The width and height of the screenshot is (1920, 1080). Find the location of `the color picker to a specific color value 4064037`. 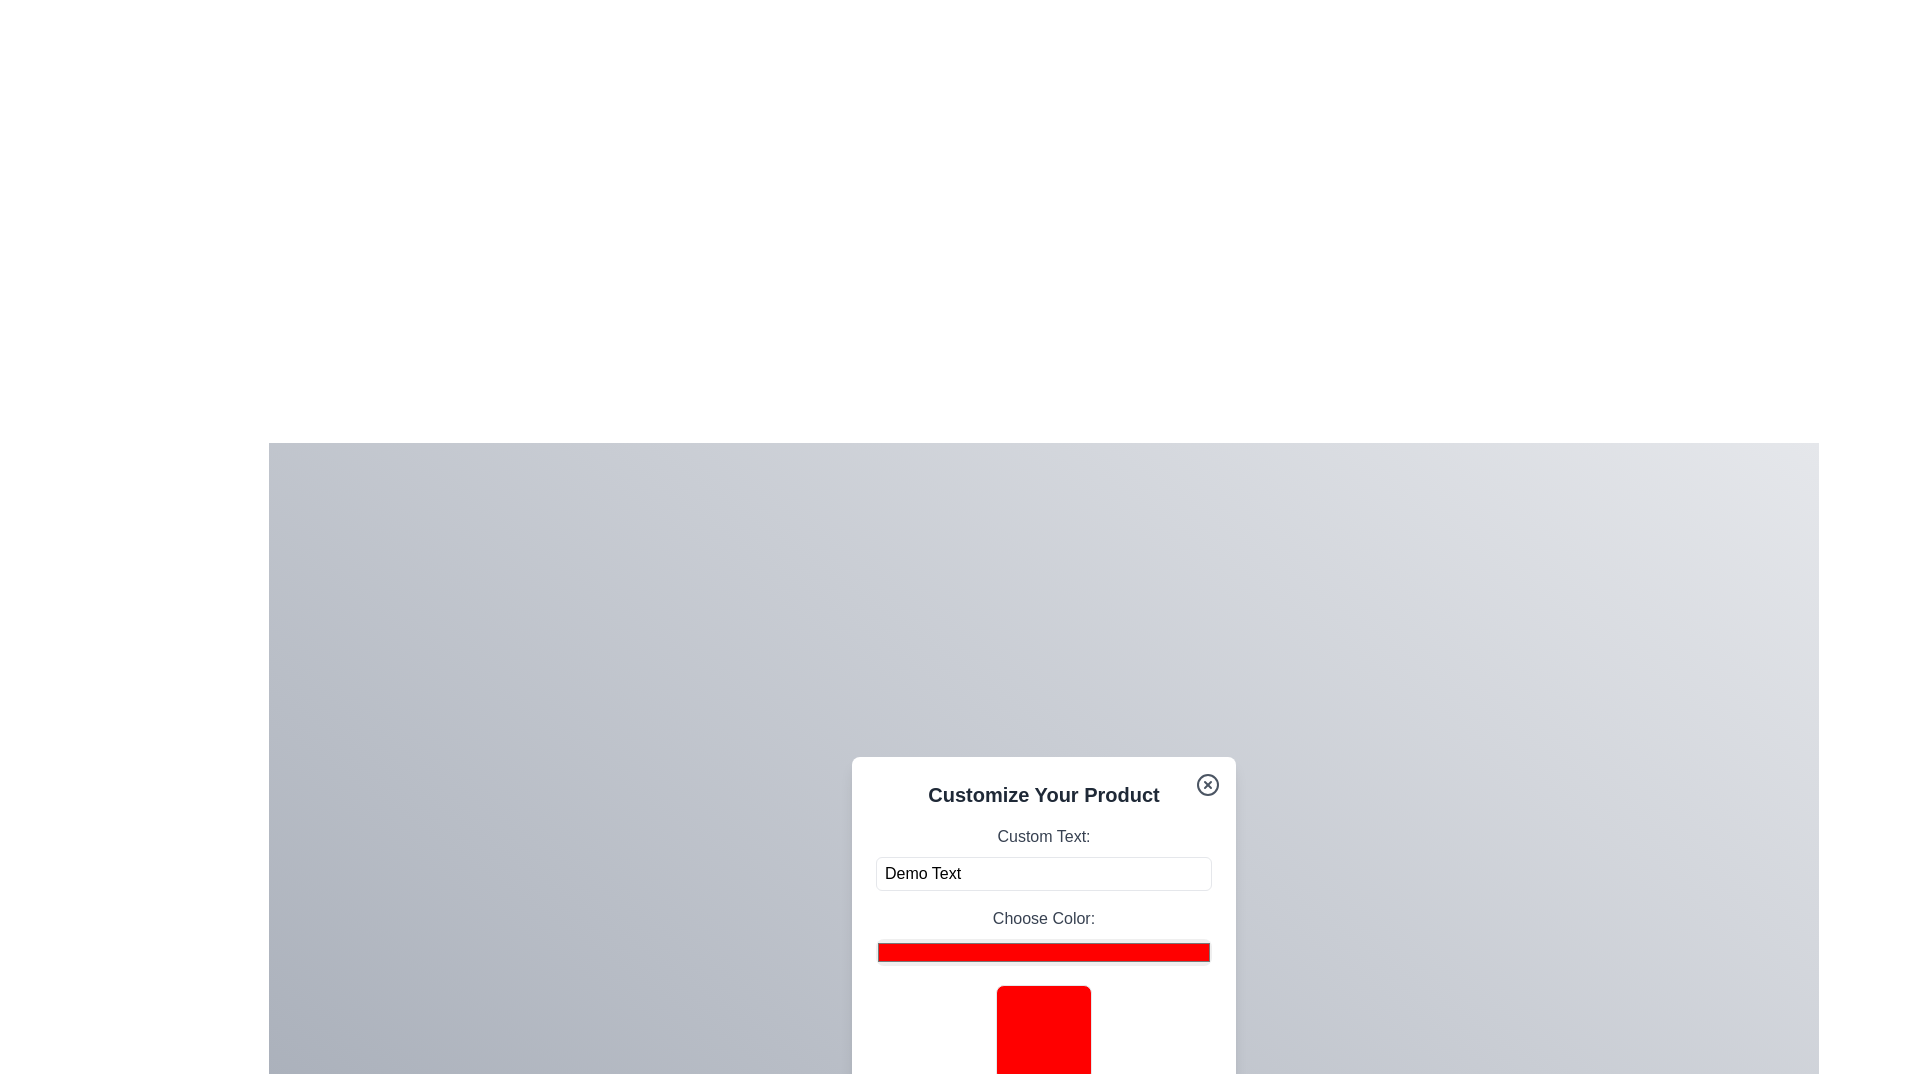

the color picker to a specific color value 4064037 is located at coordinates (1042, 951).